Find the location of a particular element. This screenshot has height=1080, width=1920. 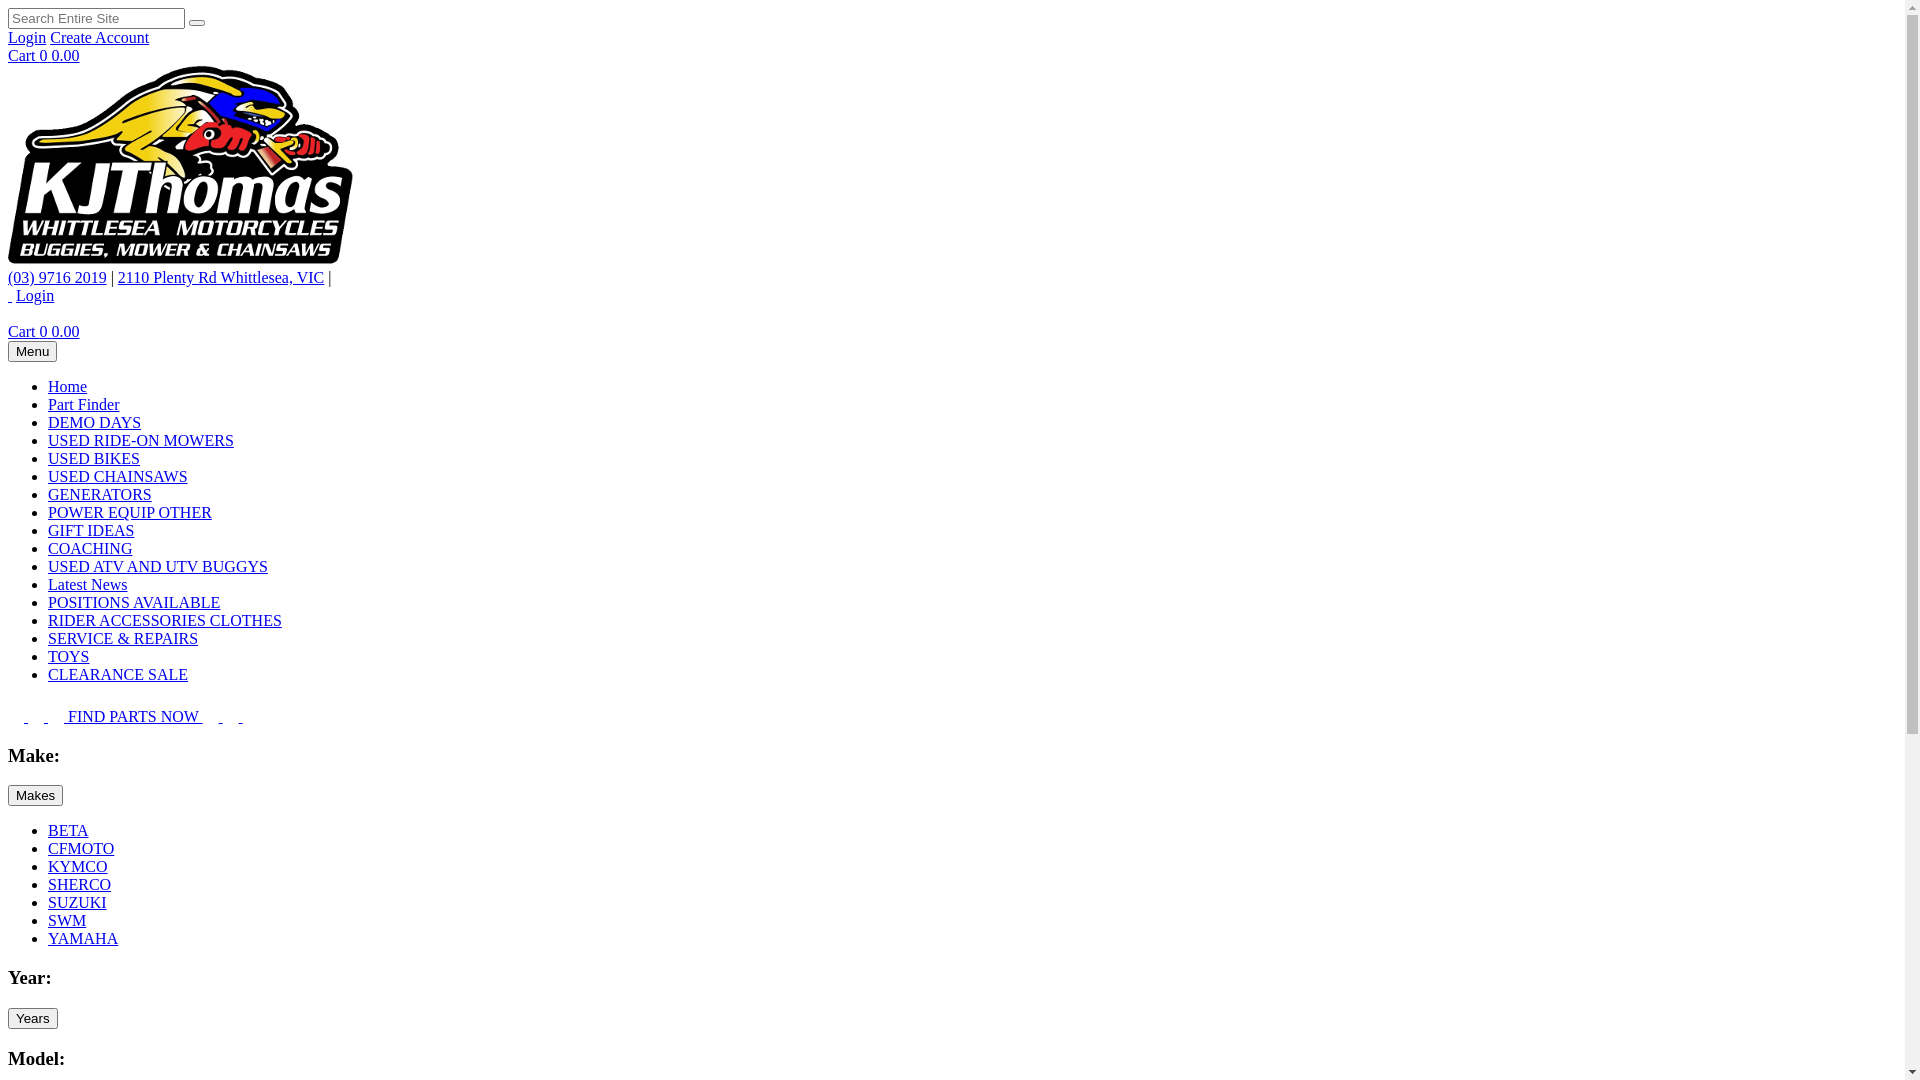

'Login' is located at coordinates (34, 295).